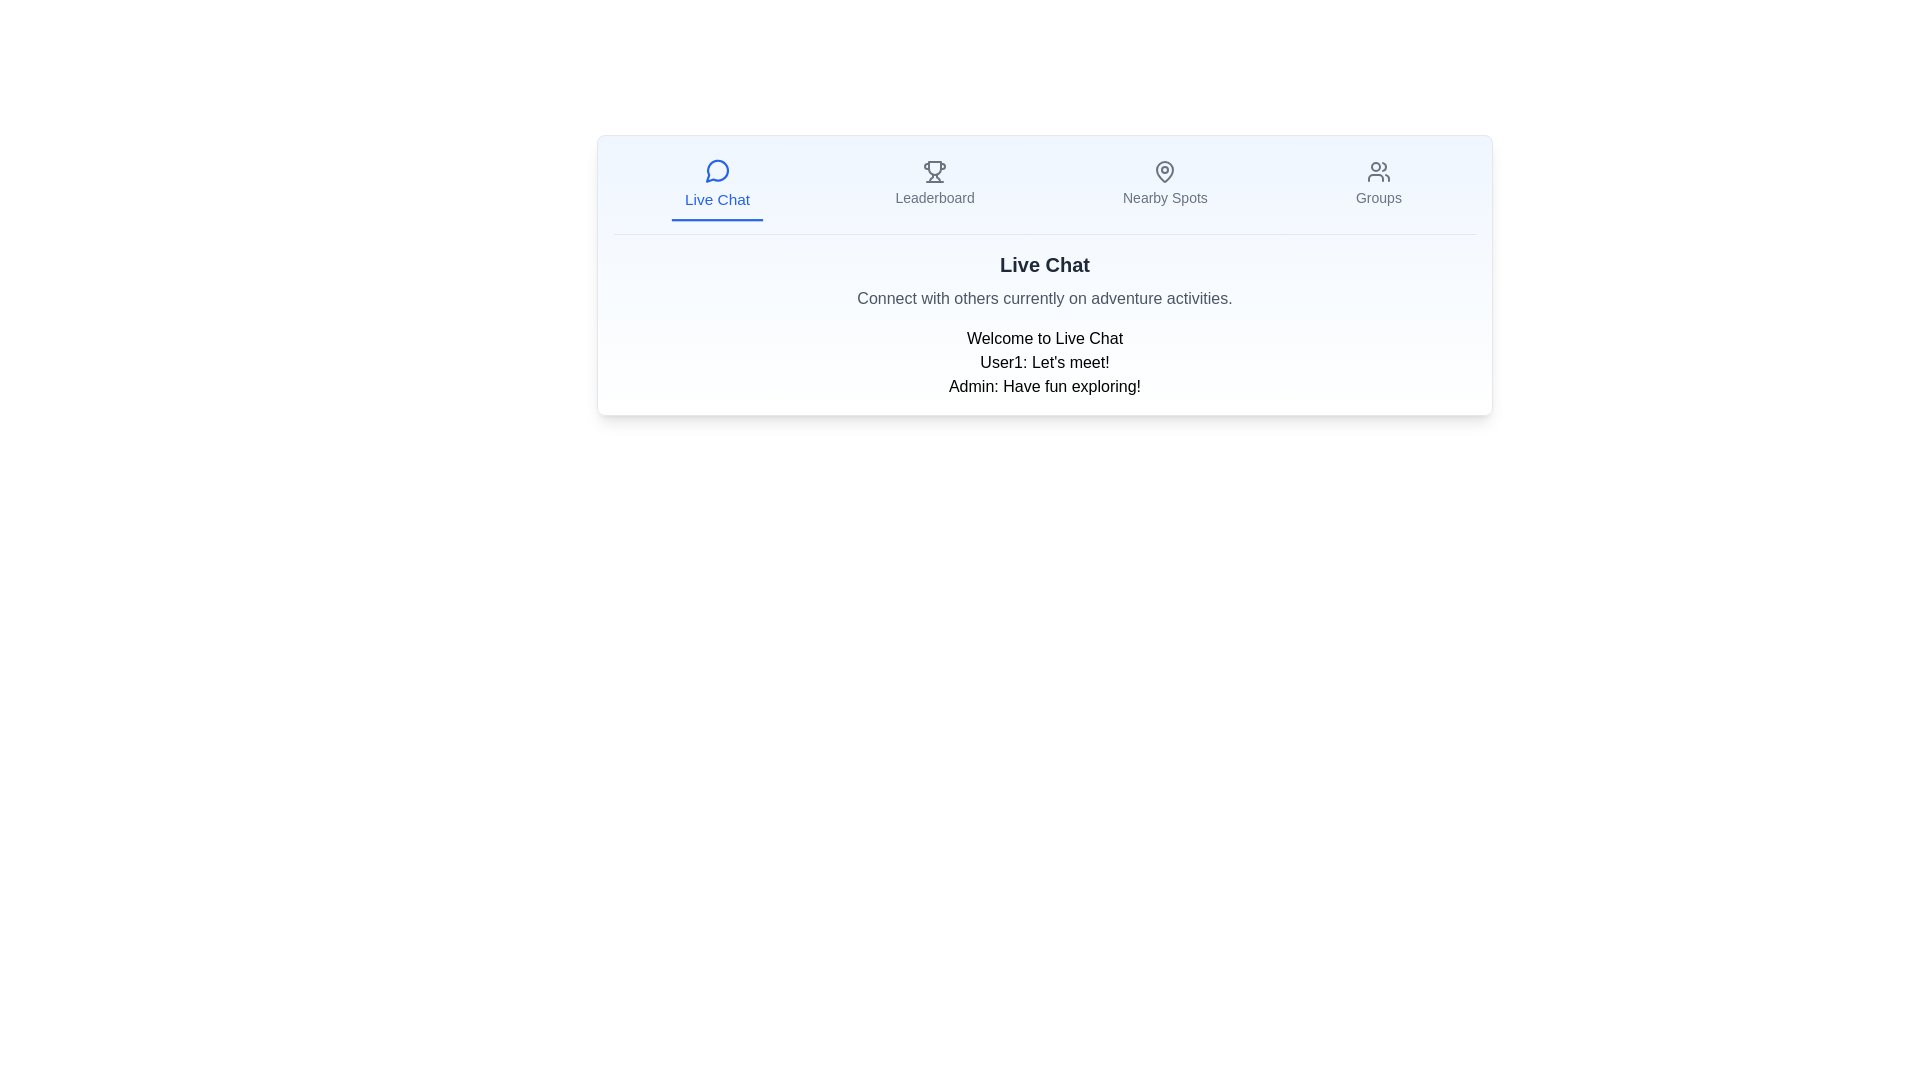  Describe the element at coordinates (934, 185) in the screenshot. I see `the interactive navigation button labeled 'Leaderboard'` at that location.